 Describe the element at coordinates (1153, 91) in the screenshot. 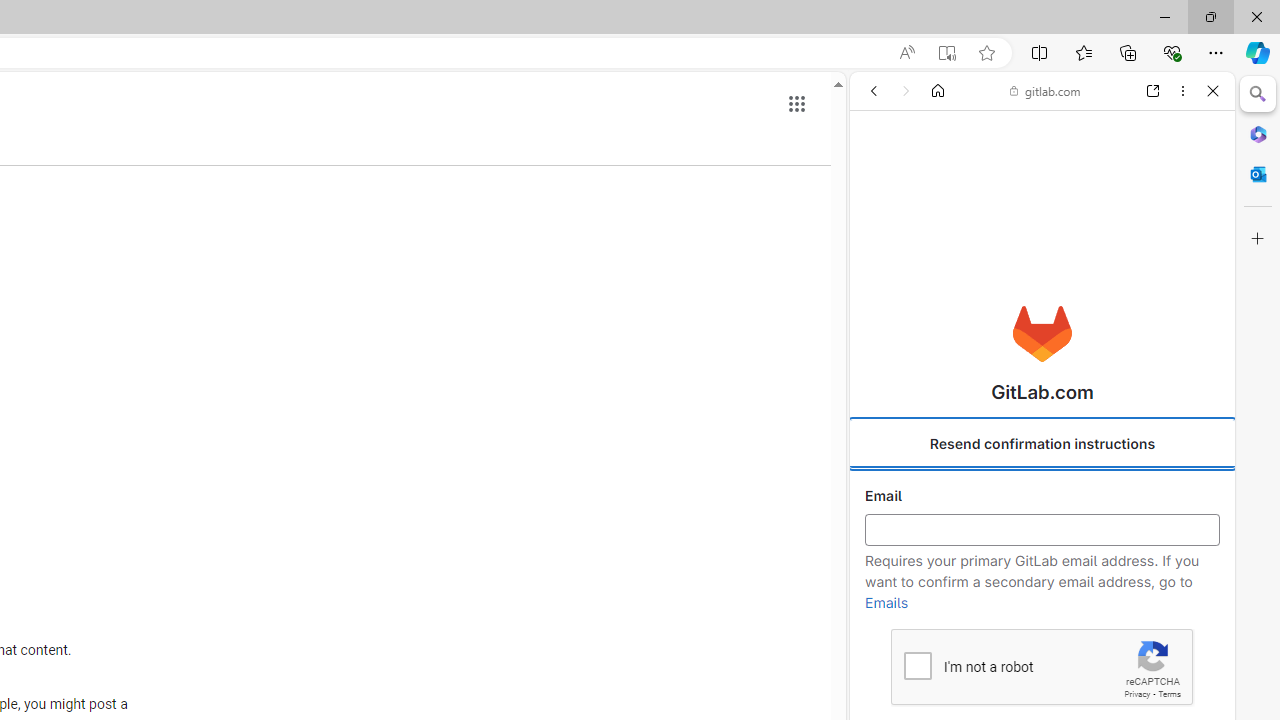

I see `'Open link in new tab'` at that location.